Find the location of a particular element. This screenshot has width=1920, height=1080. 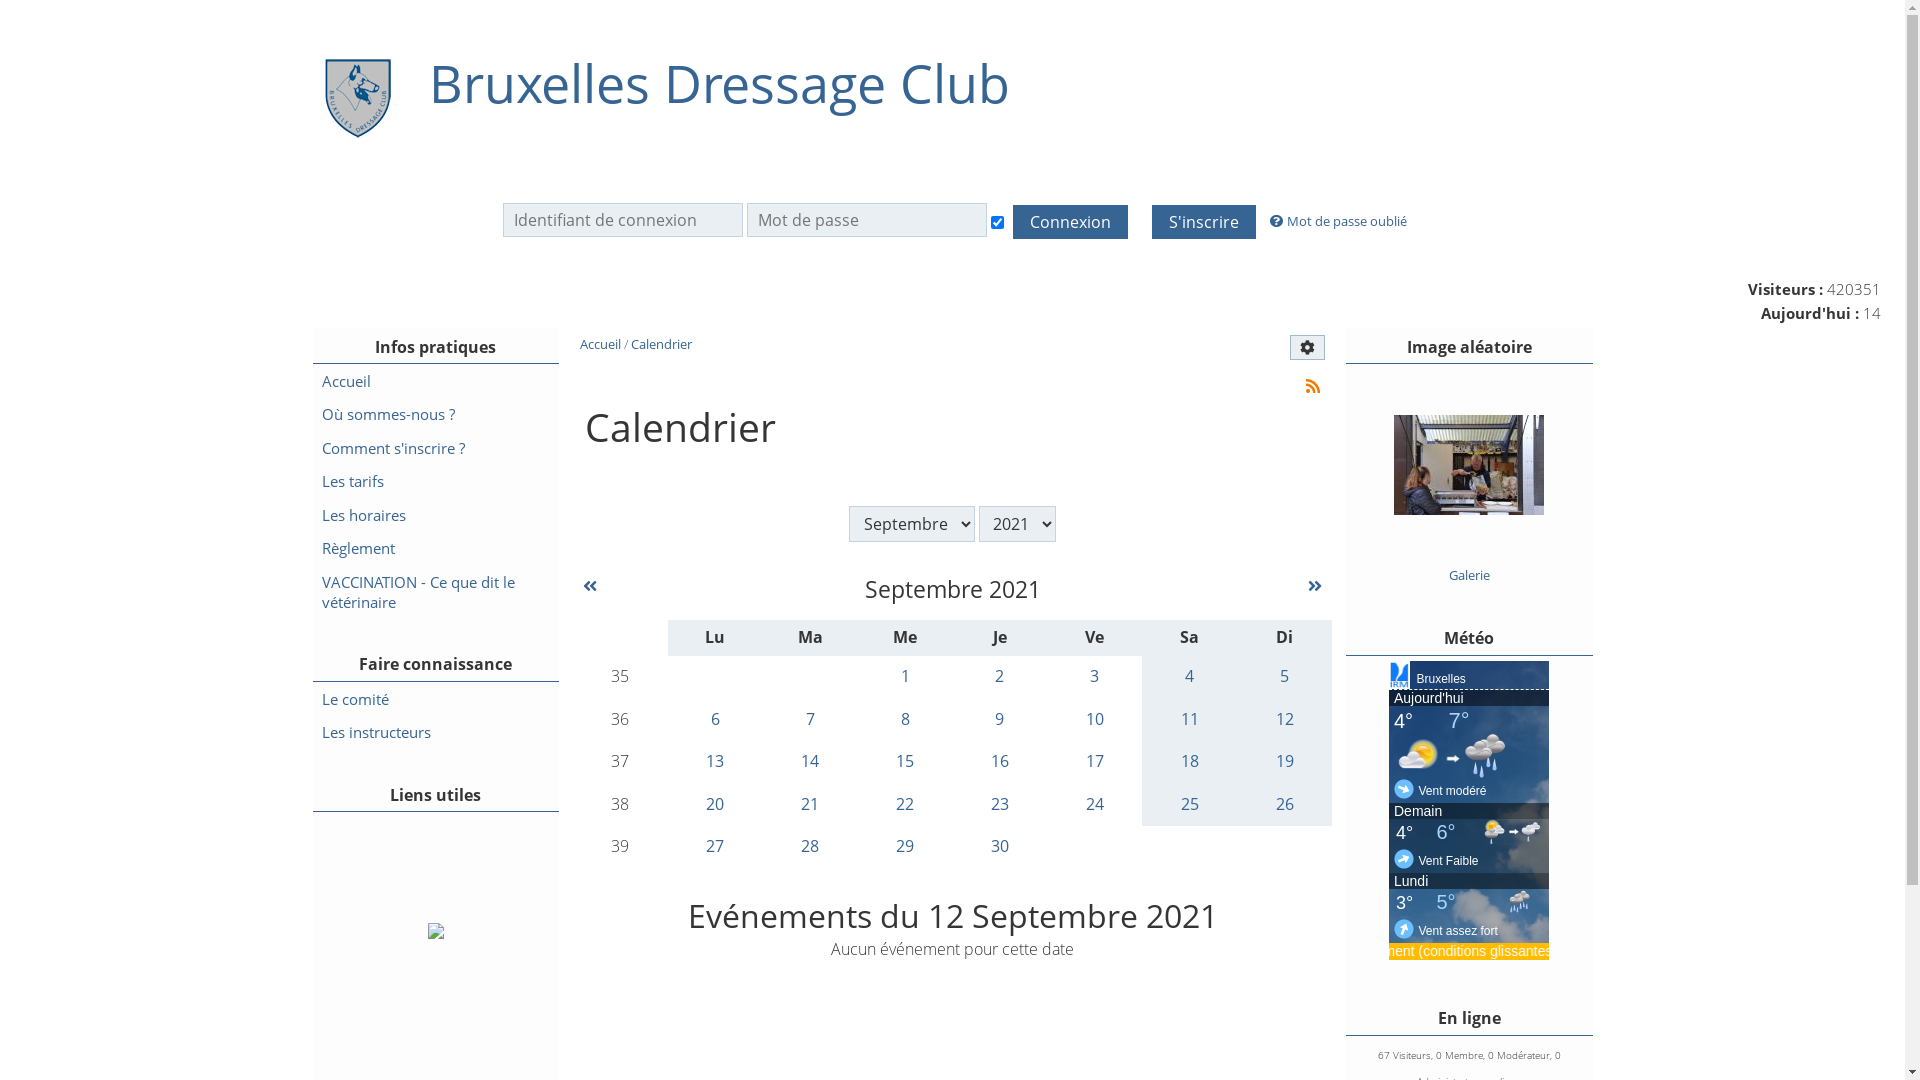

'Accueil' is located at coordinates (579, 342).